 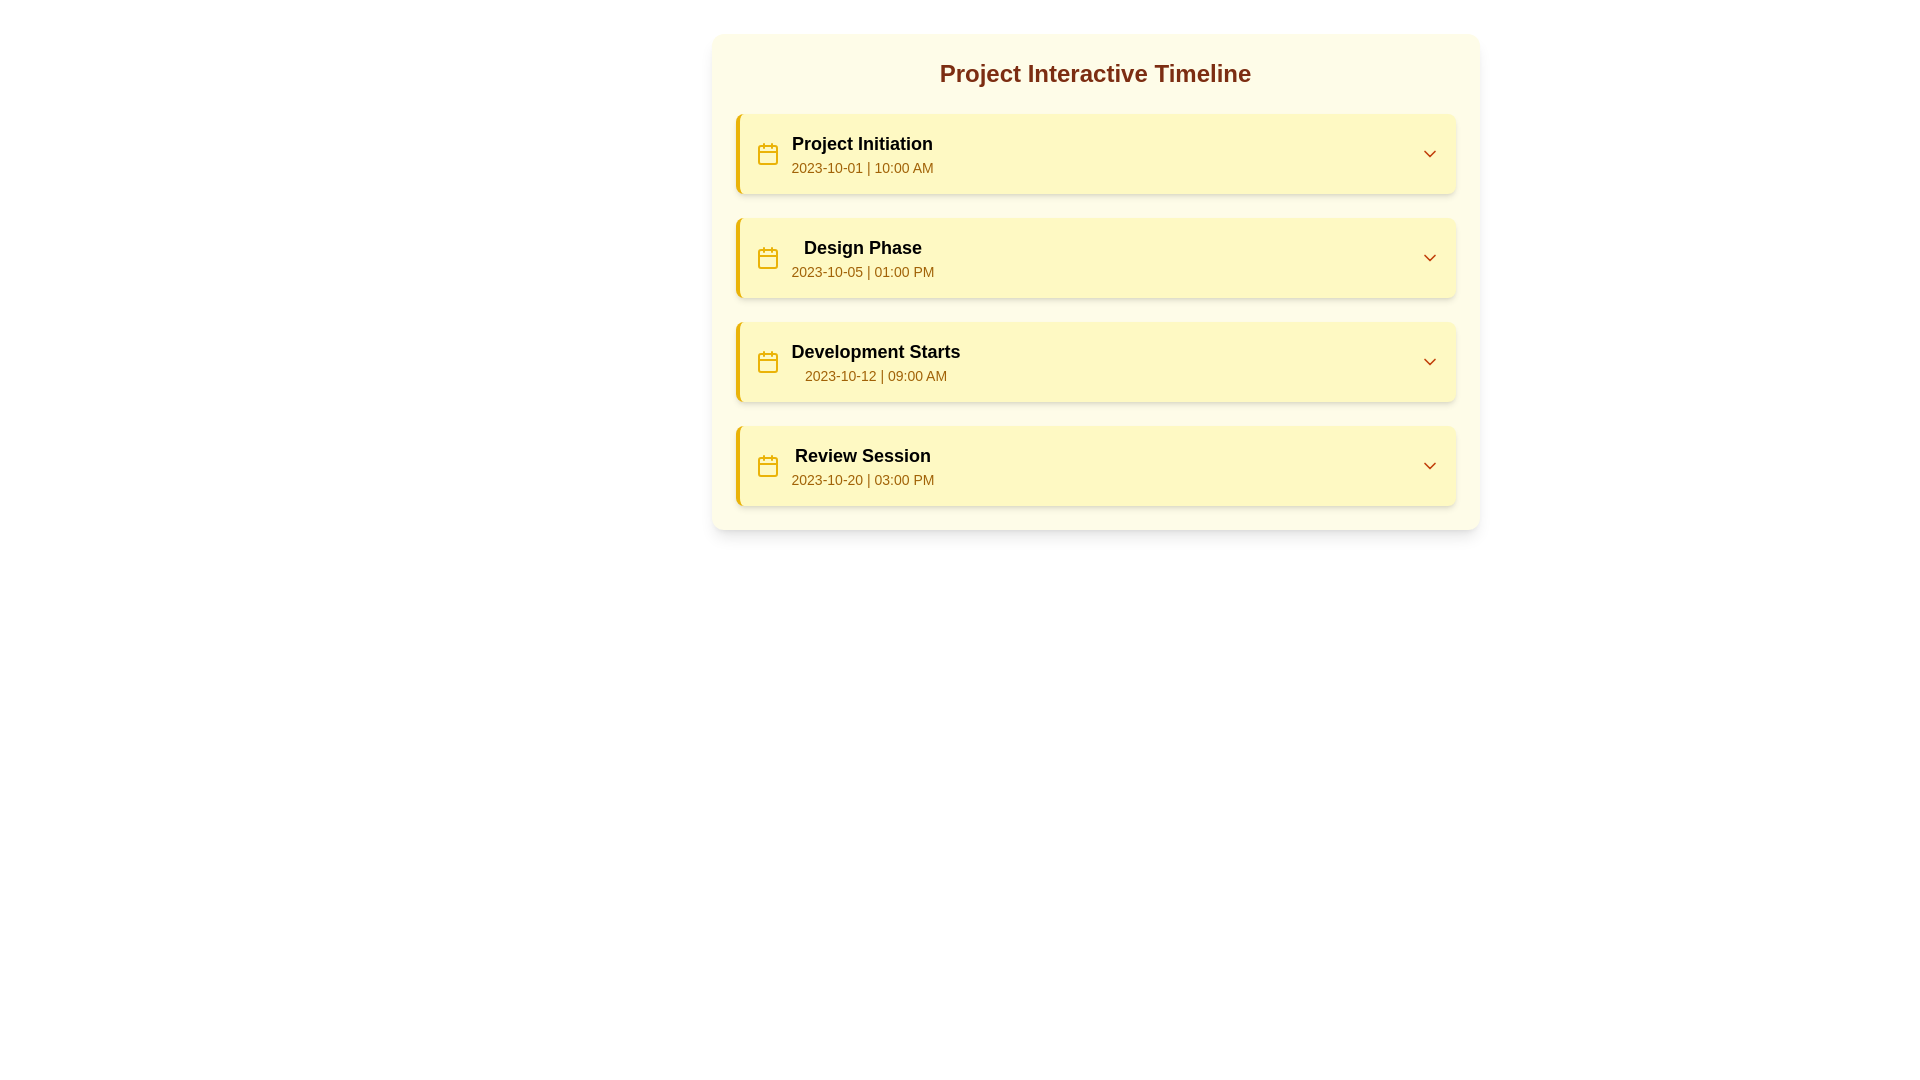 I want to click on the text label displaying '2023-10-20 | 03:00 PM' within the 'Review Session' panel, so click(x=863, y=479).